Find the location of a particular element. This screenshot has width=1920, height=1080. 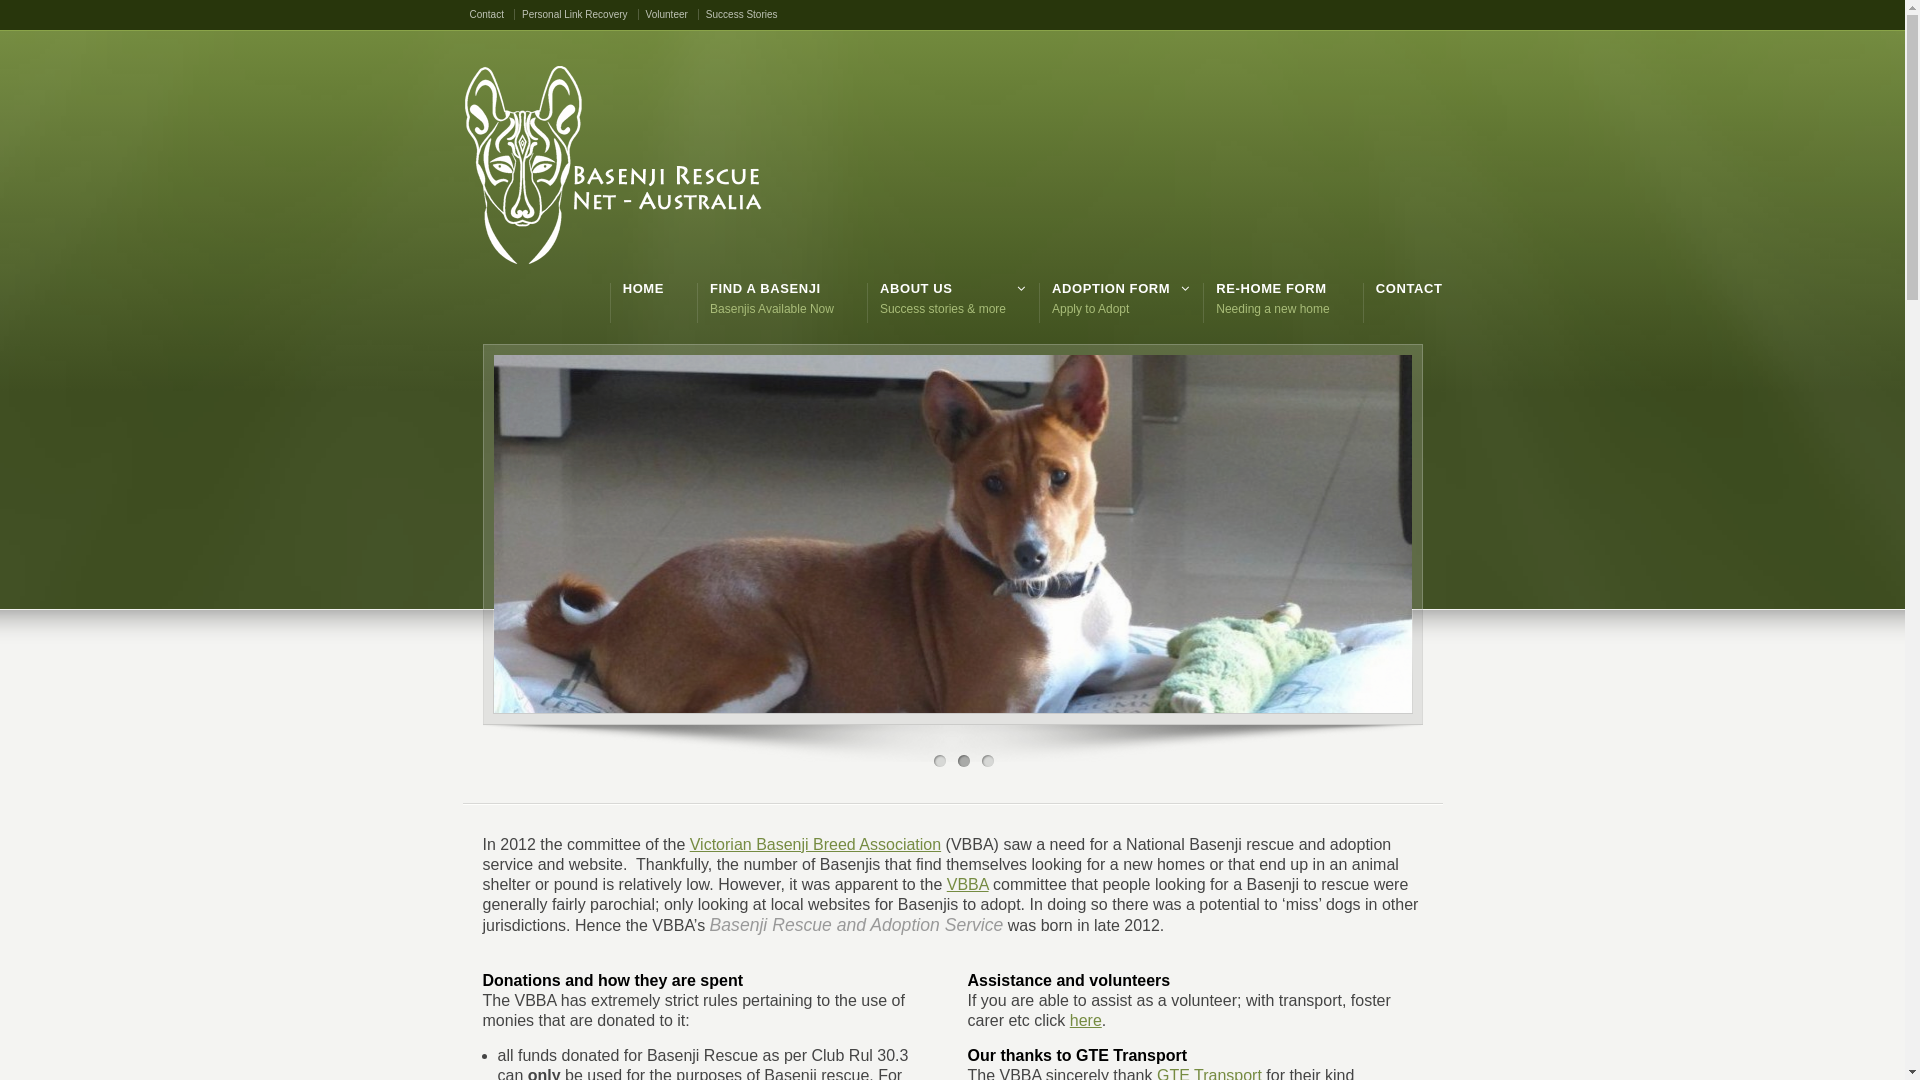

'CONTACT' is located at coordinates (1408, 289).